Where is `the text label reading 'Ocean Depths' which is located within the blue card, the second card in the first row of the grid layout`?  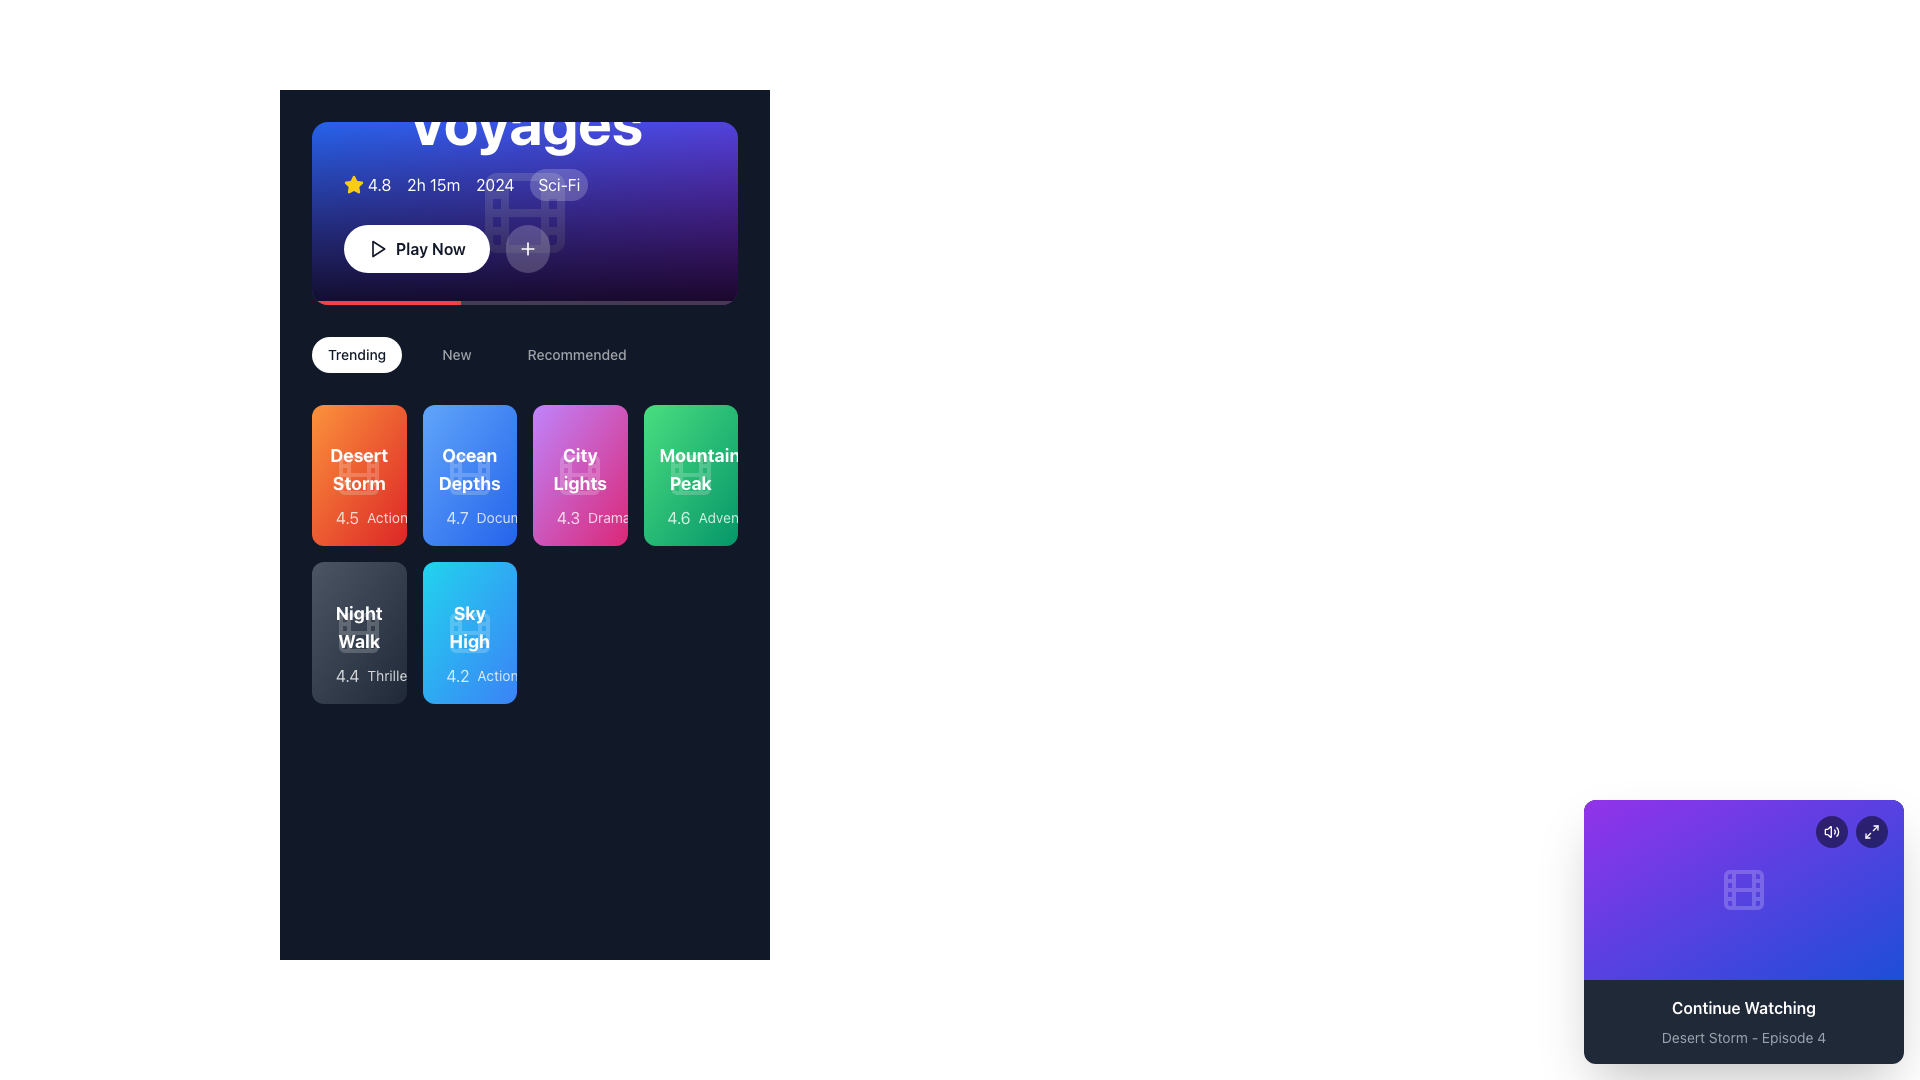
the text label reading 'Ocean Depths' which is located within the blue card, the second card in the first row of the grid layout is located at coordinates (468, 470).